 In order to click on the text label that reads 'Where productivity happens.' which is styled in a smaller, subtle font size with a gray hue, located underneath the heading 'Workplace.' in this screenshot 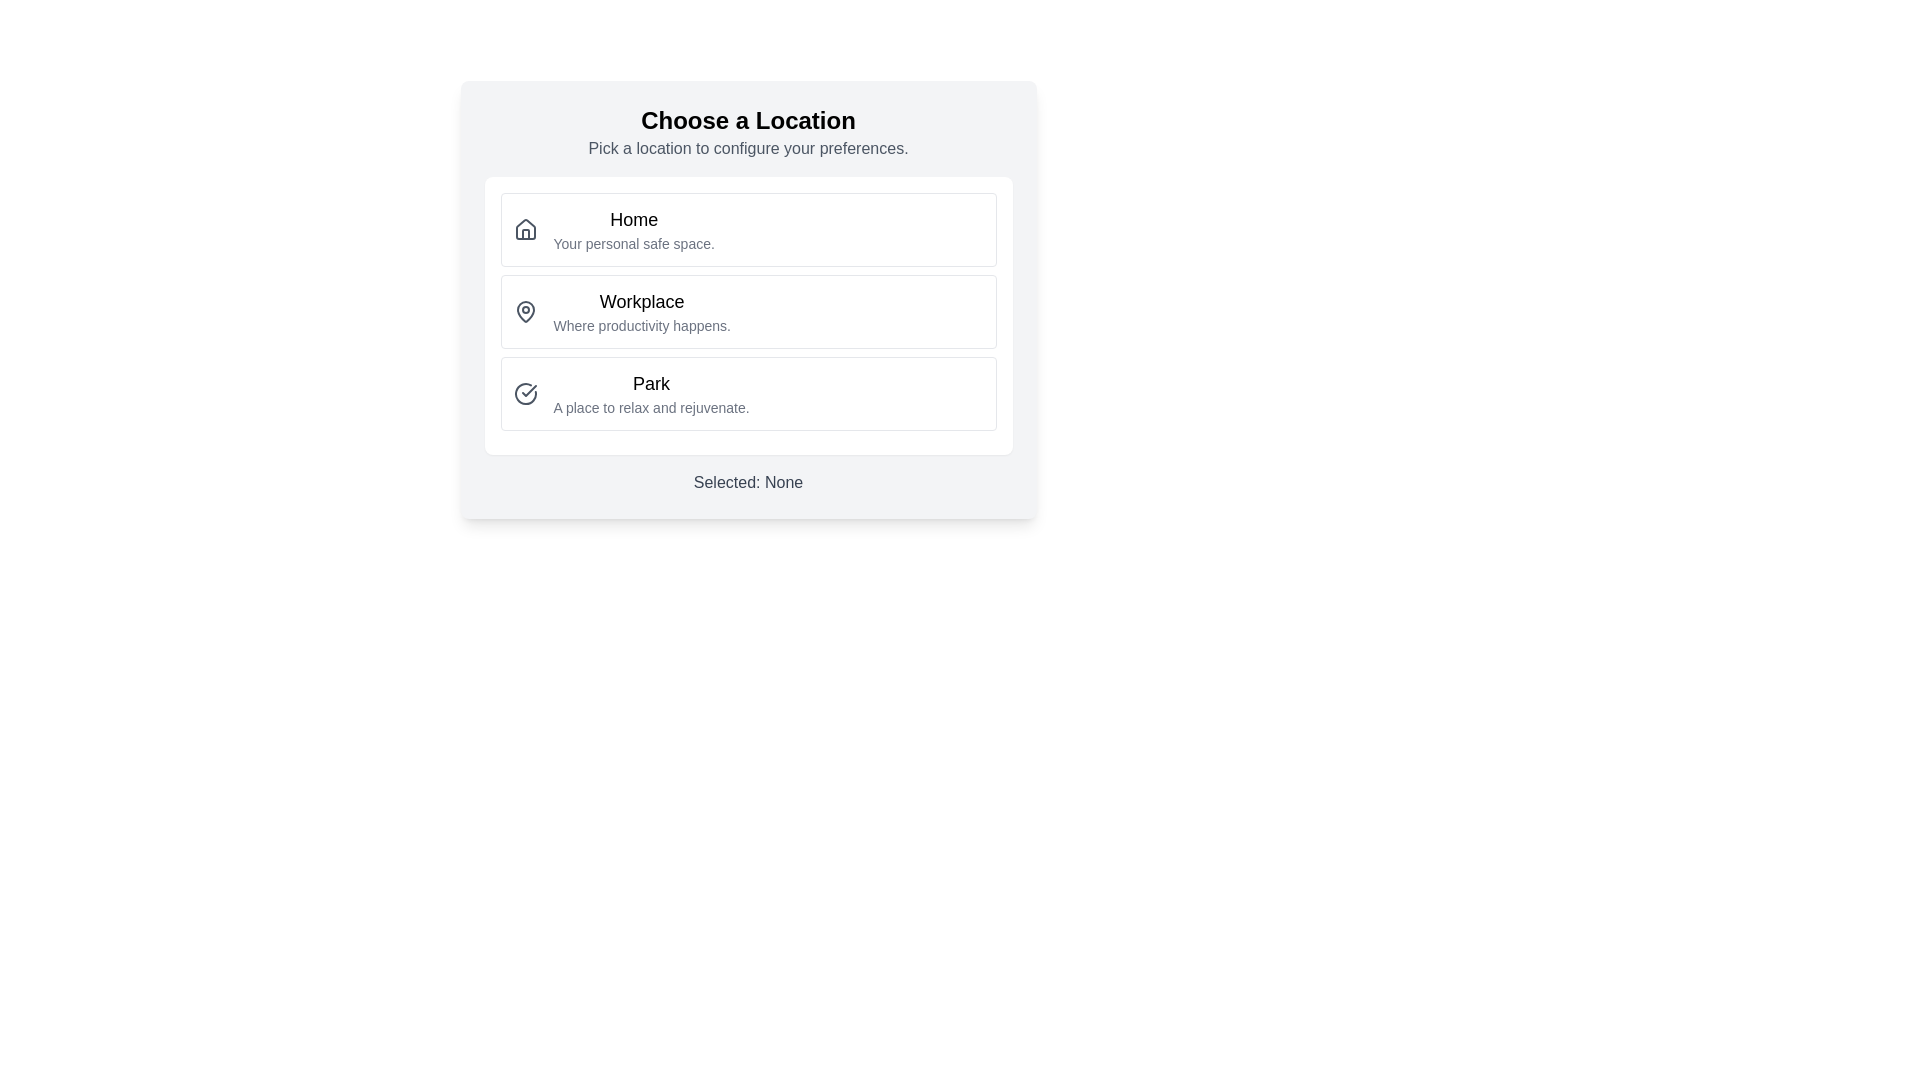, I will do `click(642, 325)`.